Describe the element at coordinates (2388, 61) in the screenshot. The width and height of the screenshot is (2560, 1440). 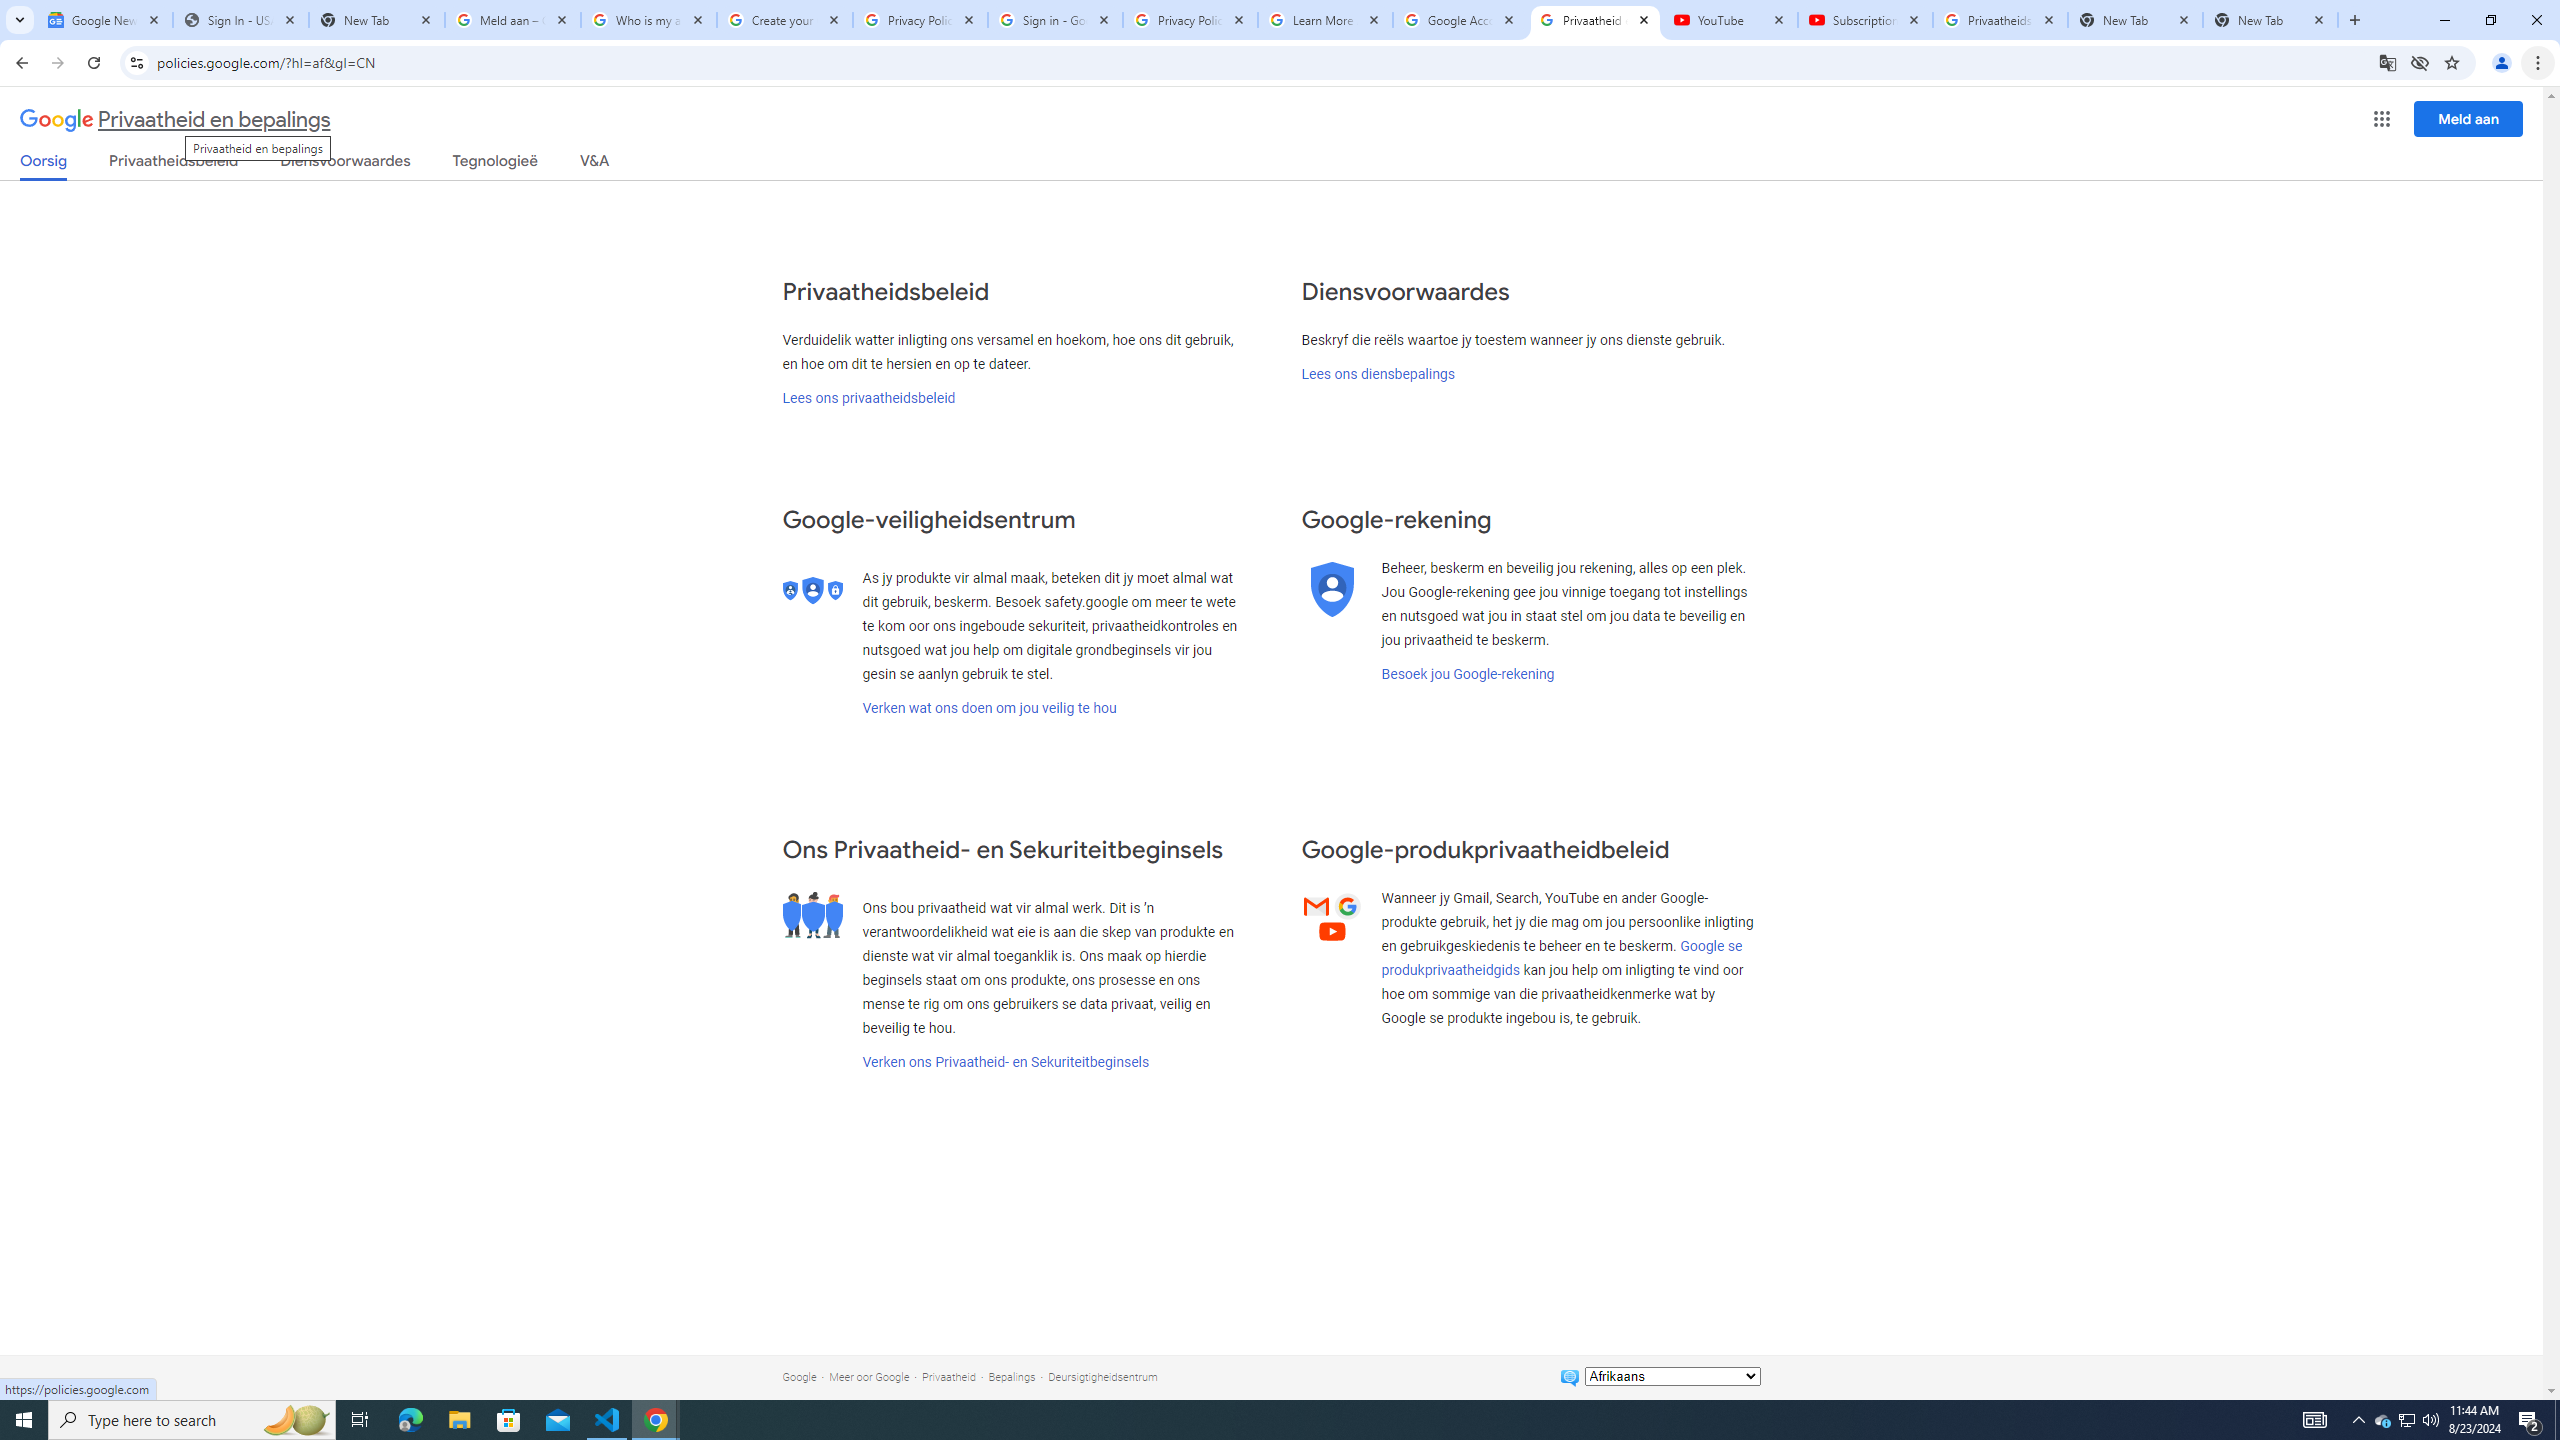
I see `'Translate this page'` at that location.